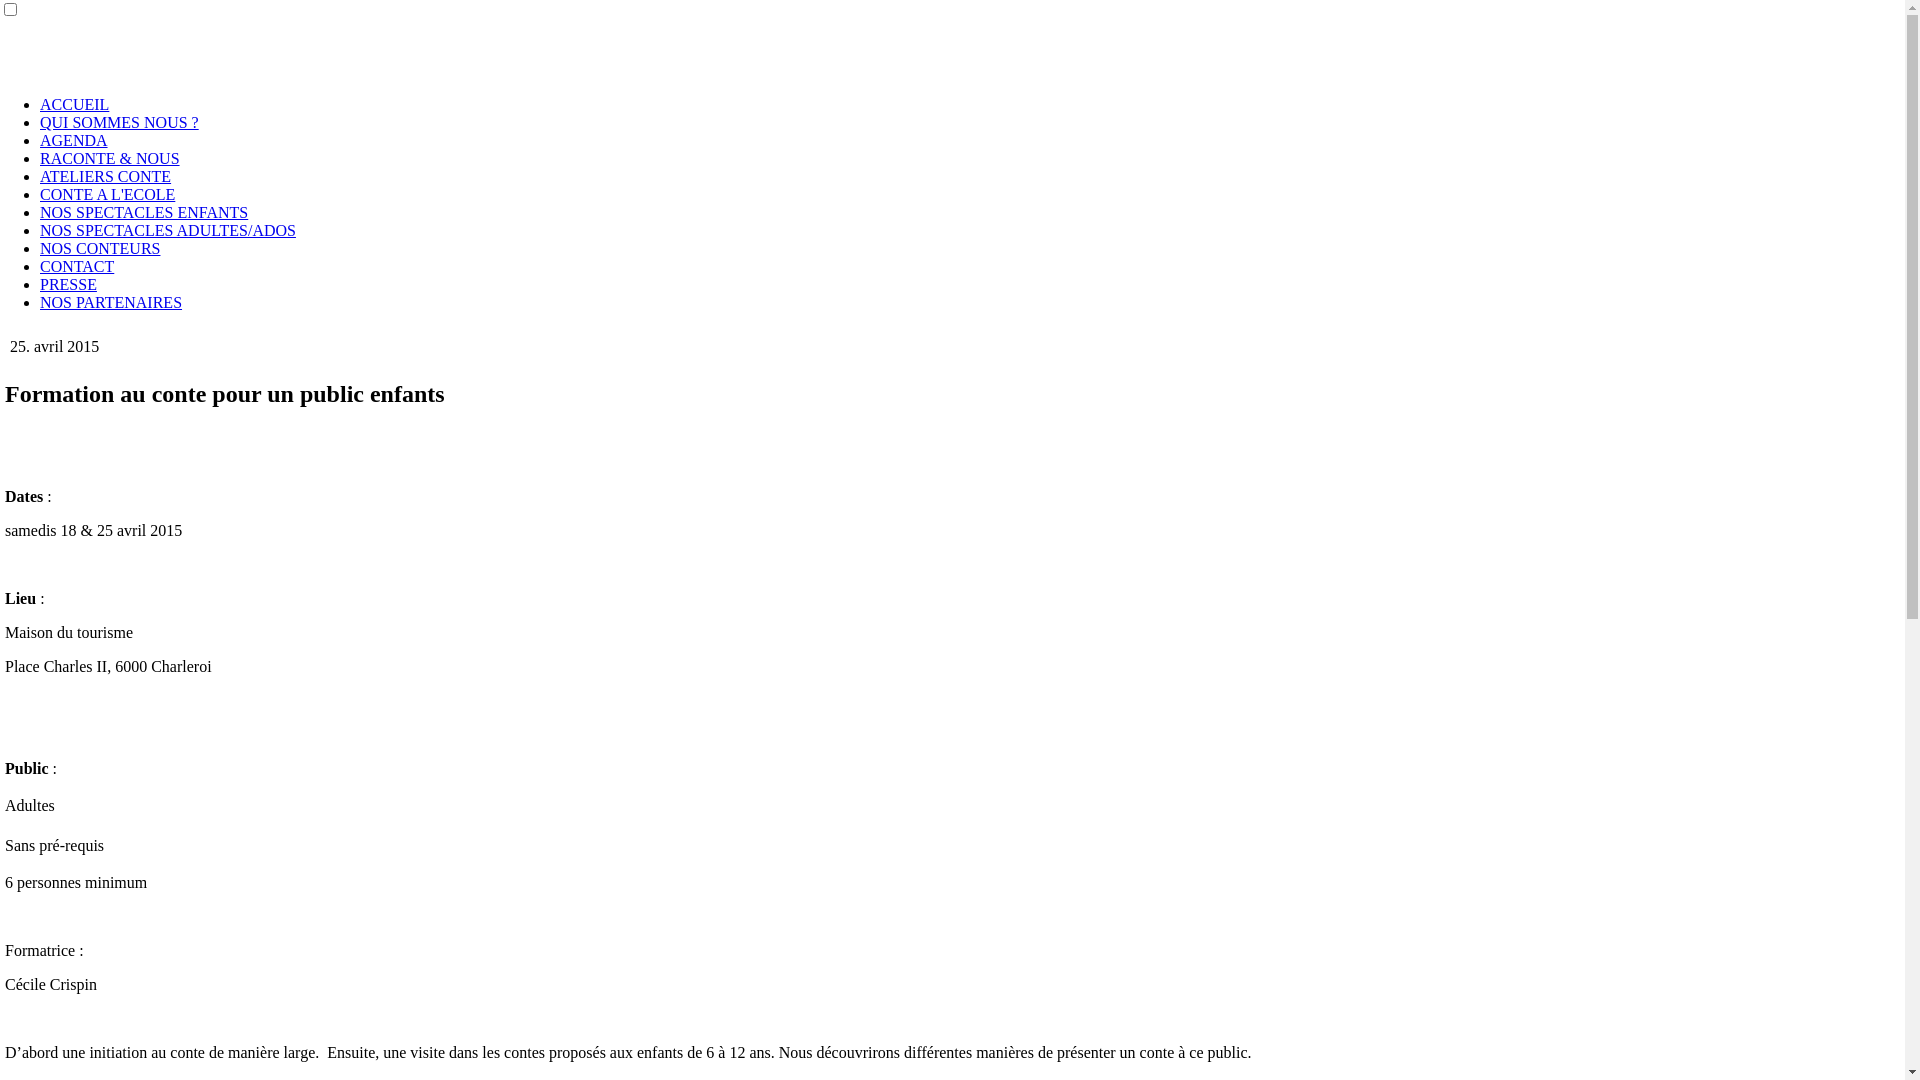 The height and width of the screenshot is (1080, 1920). What do you see at coordinates (104, 175) in the screenshot?
I see `'ATELIERS CONTE'` at bounding box center [104, 175].